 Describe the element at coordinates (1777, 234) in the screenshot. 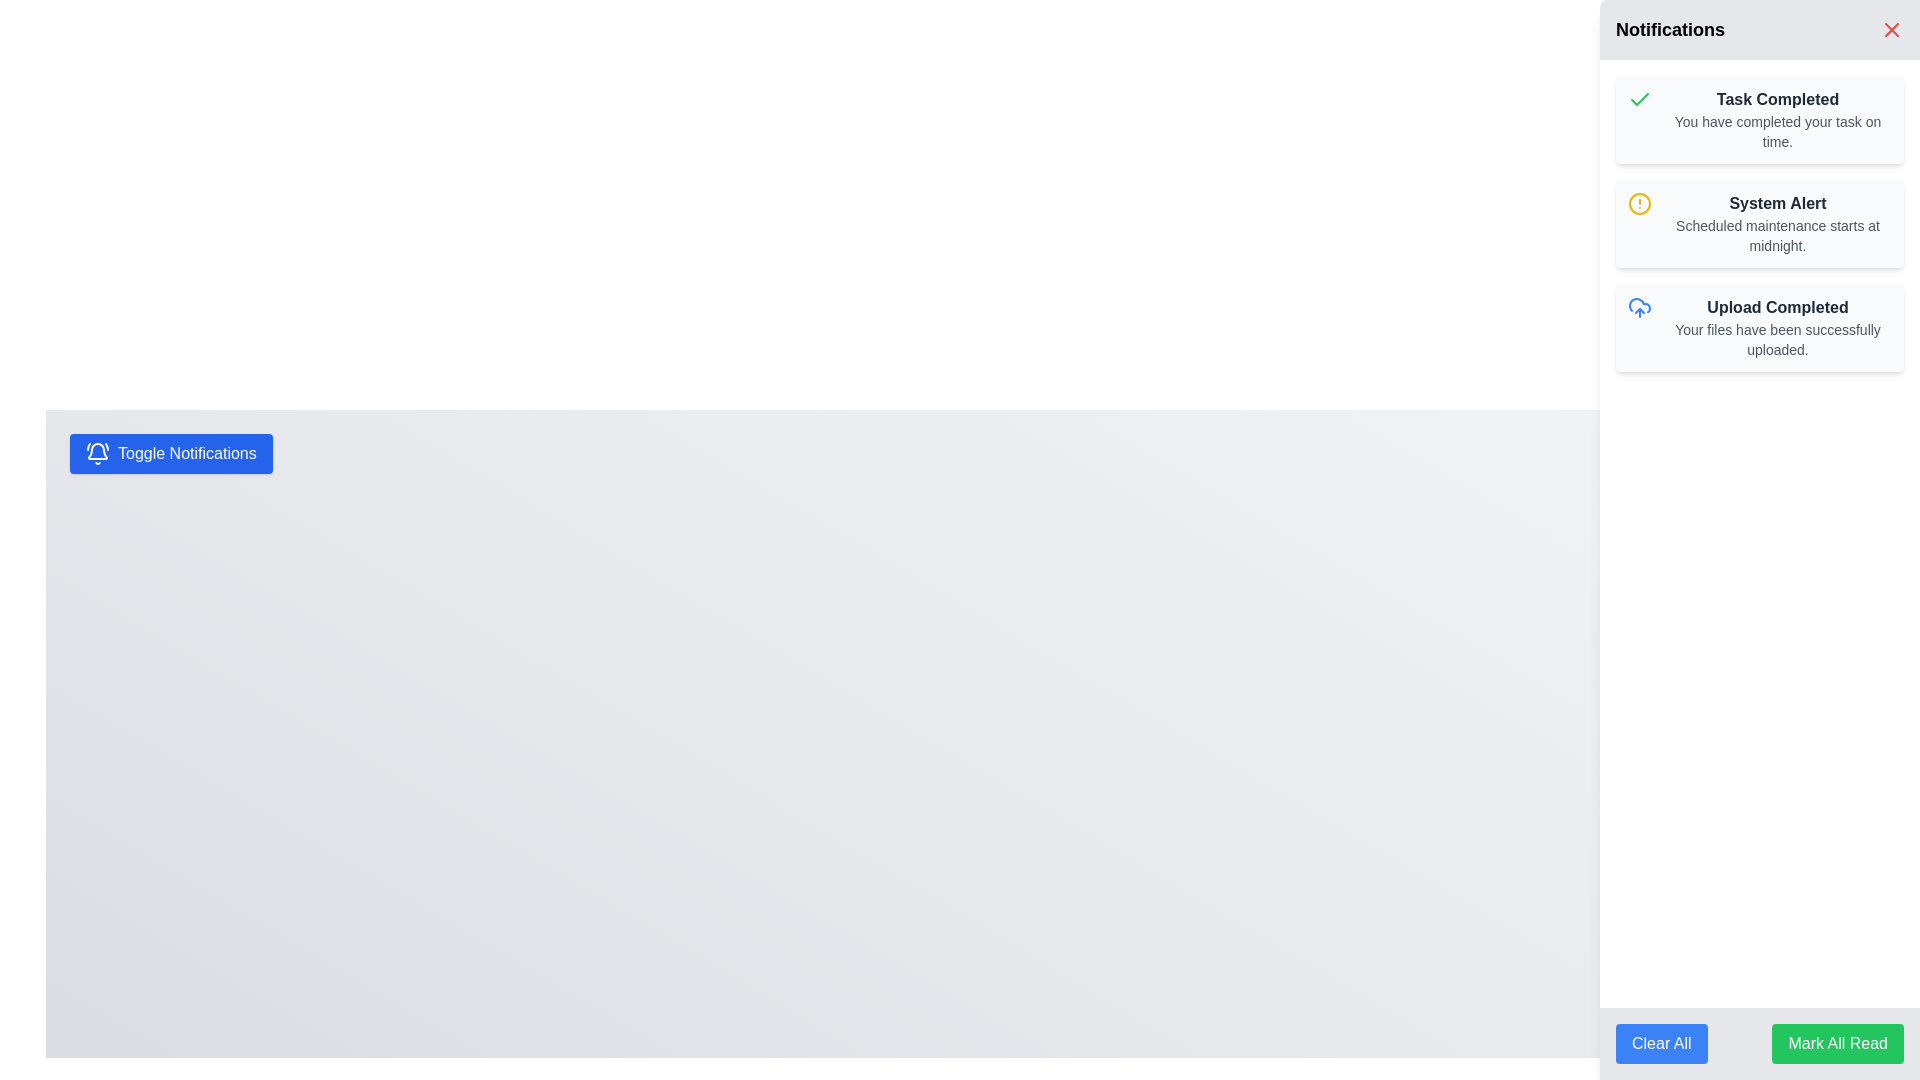

I see `text label that states 'Scheduled maintenance starts at midnight.', located beneath the title 'System Alert' in the top-right section of the notification panel` at that location.